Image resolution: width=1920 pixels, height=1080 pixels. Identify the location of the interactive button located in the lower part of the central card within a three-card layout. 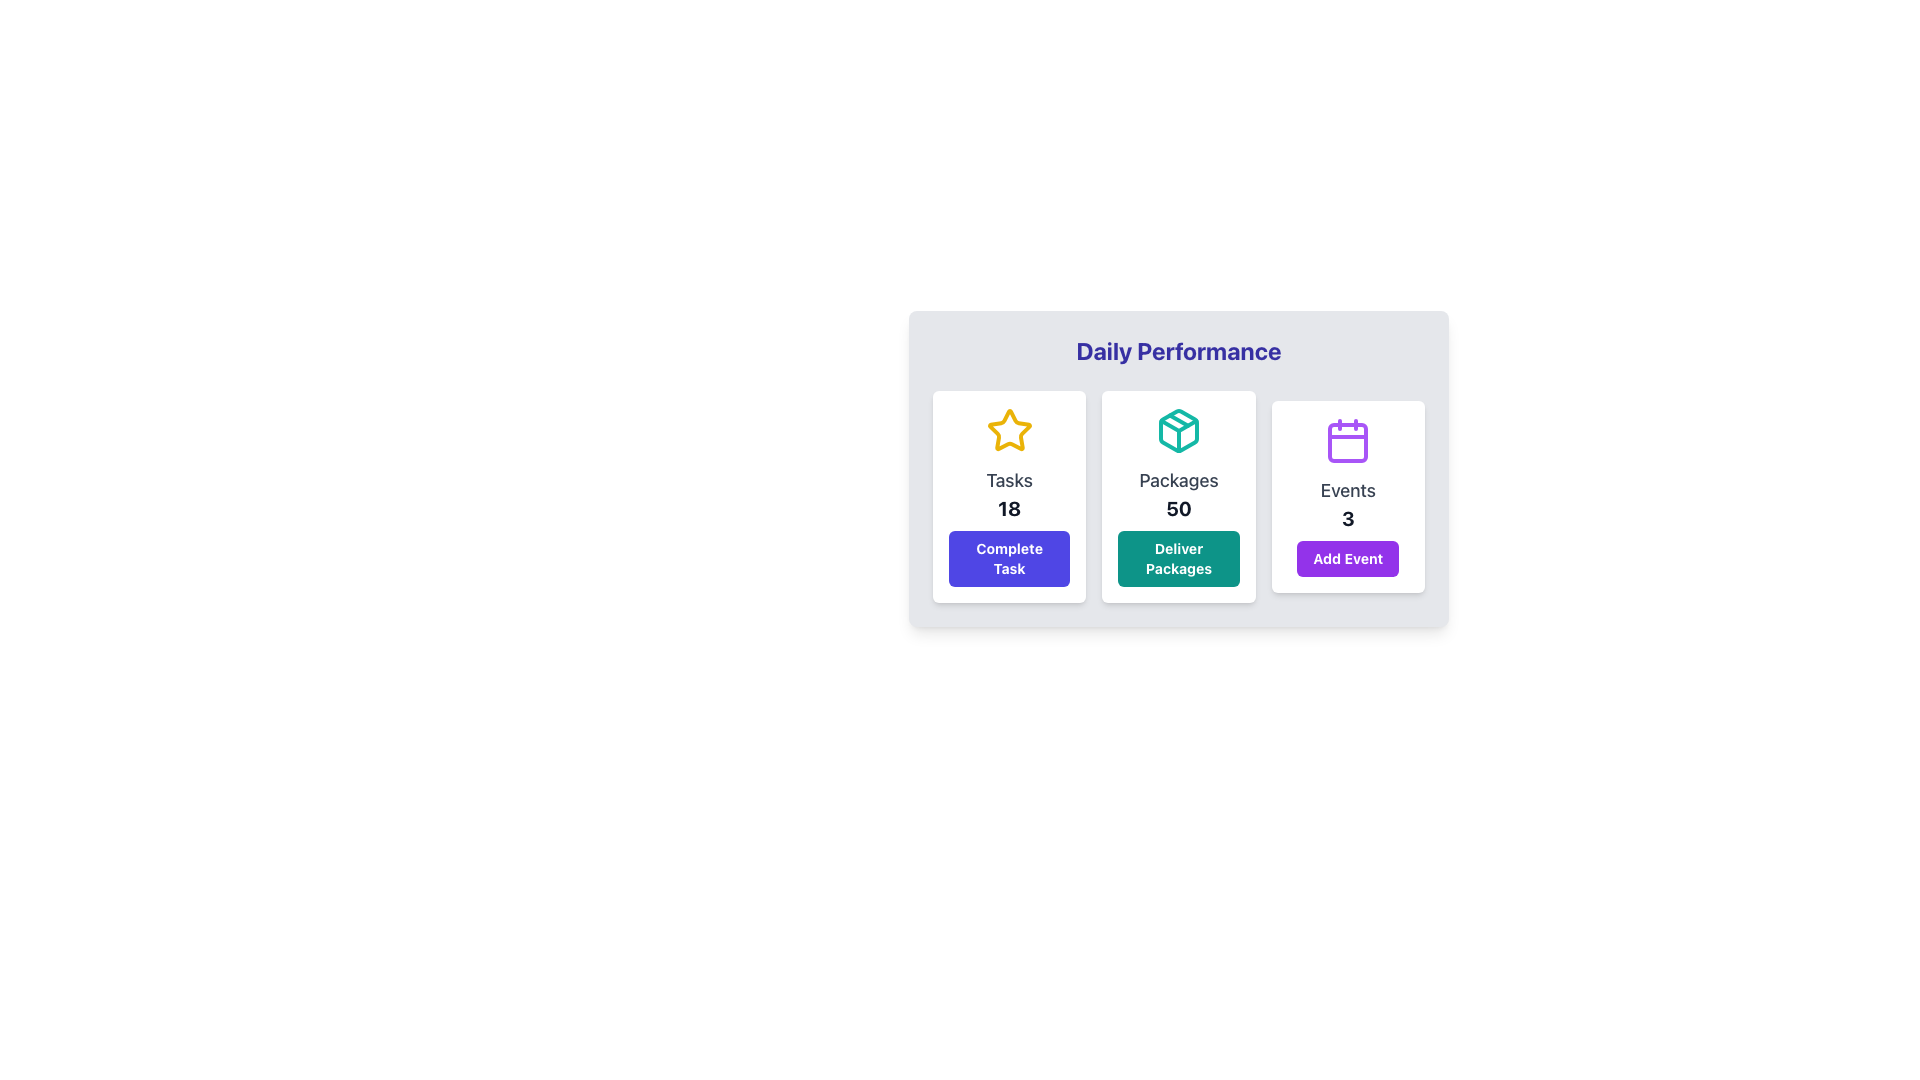
(1179, 559).